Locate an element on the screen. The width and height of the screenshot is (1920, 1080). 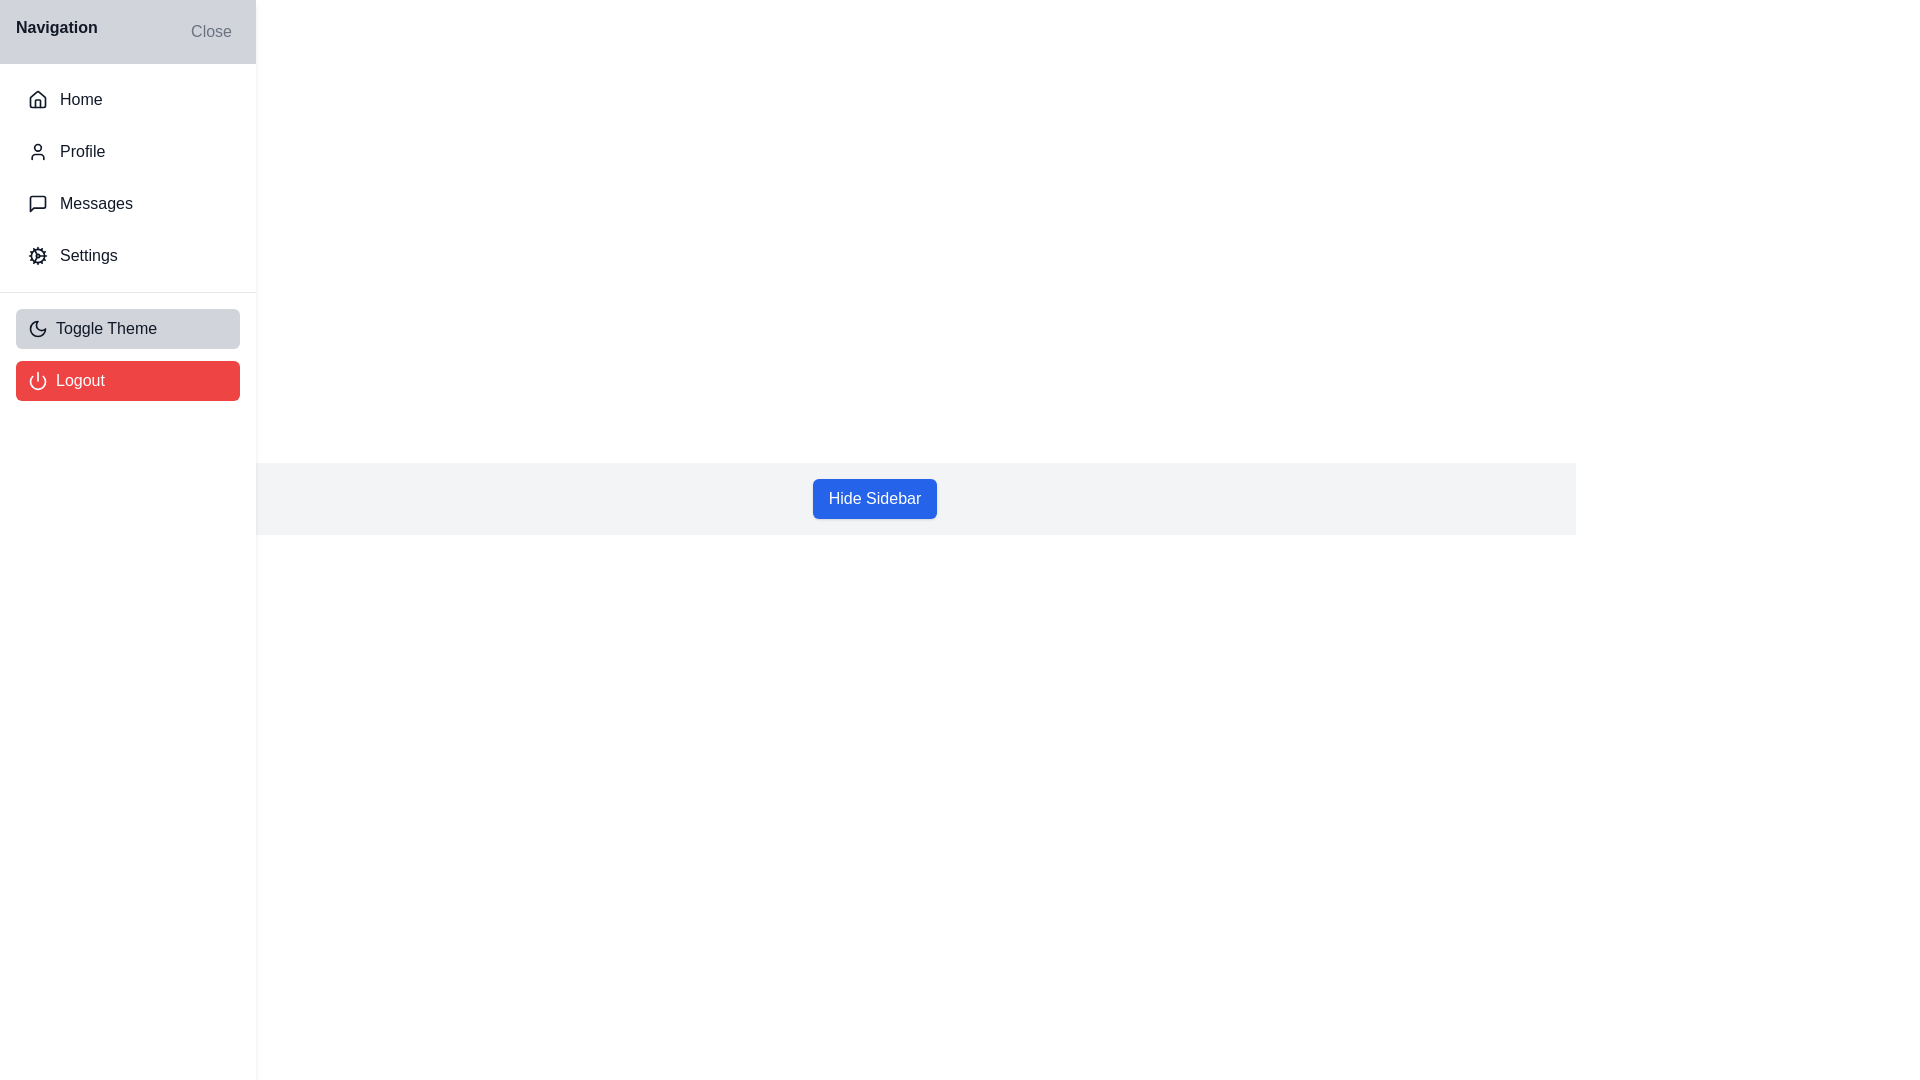
the 'Messages' navigation button, which features a message bubble icon on the left and the text 'Messages' on the right, located as the third item in the vertical navigation menu is located at coordinates (127, 204).